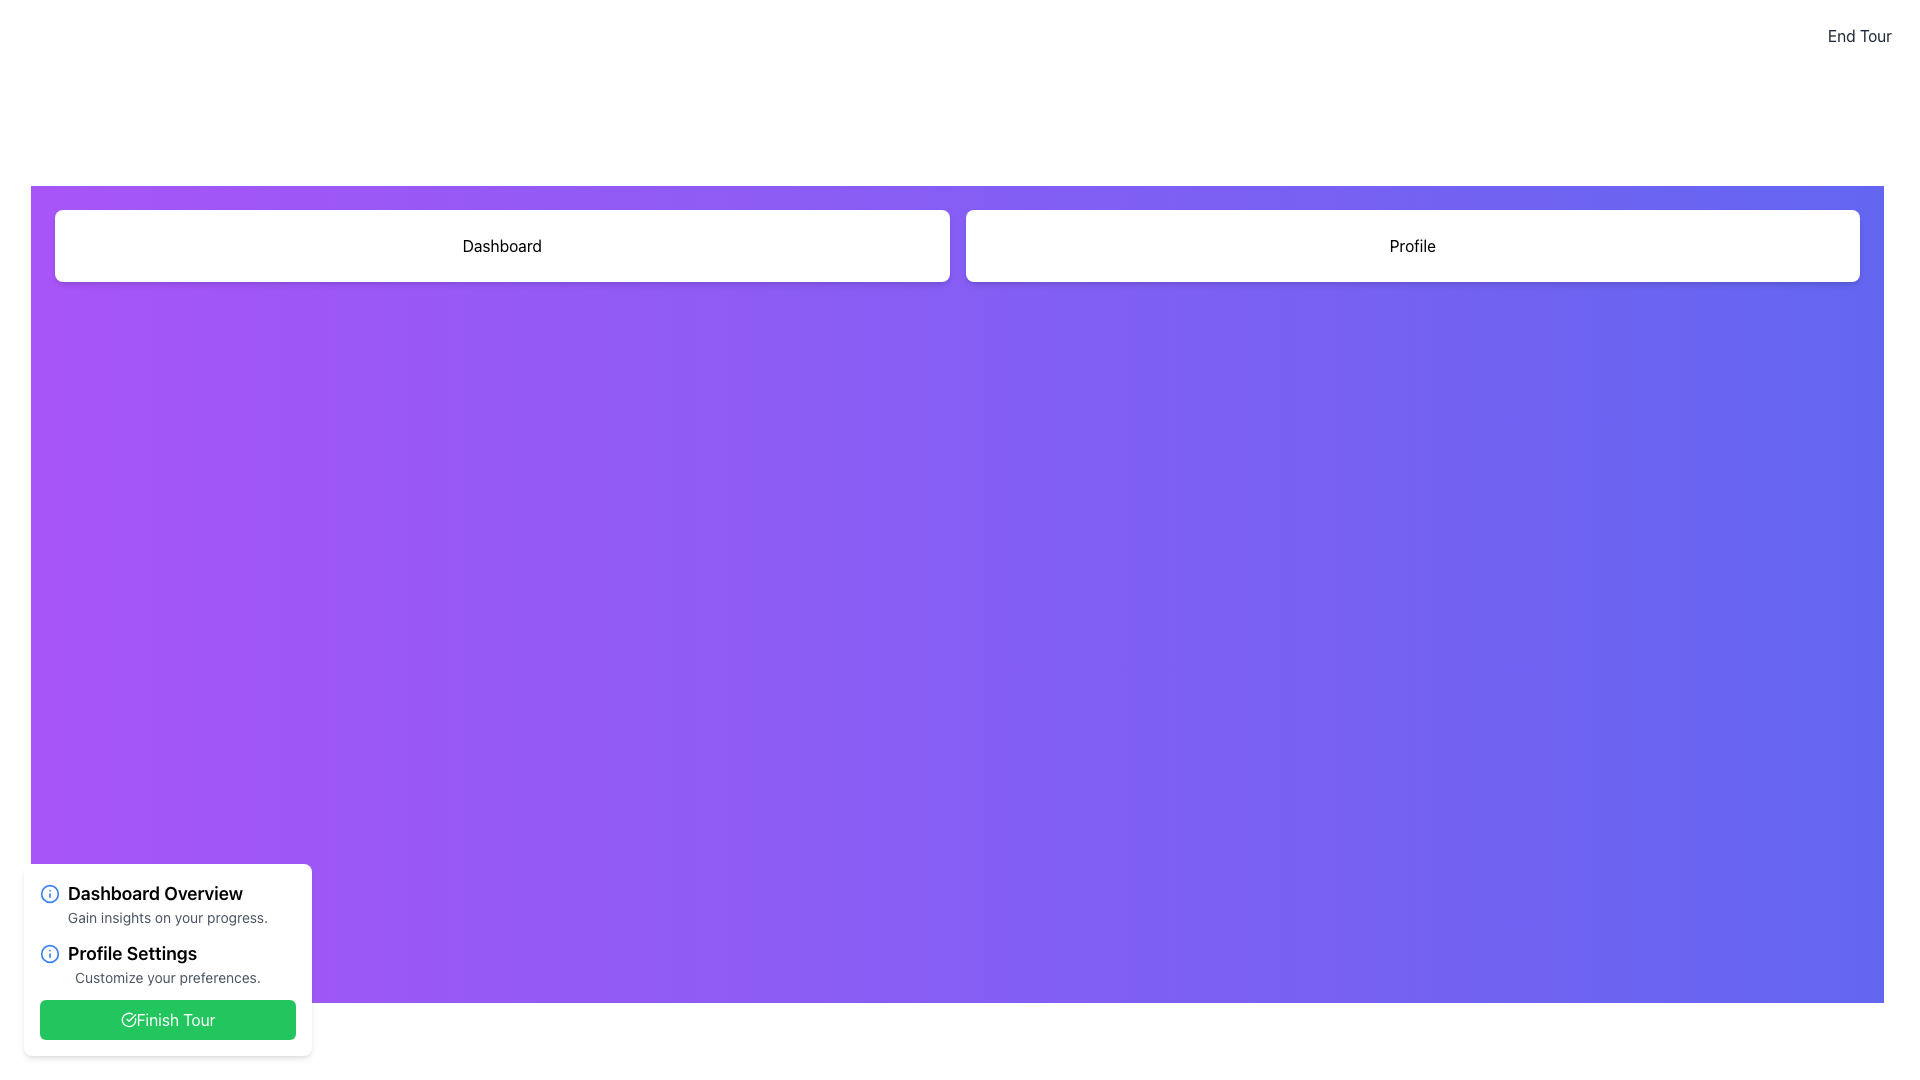  I want to click on the user information and navigation card located at the bottom-left corner of the interface, which contains an overview, settings options, and a button for completing a tour, so click(168, 959).